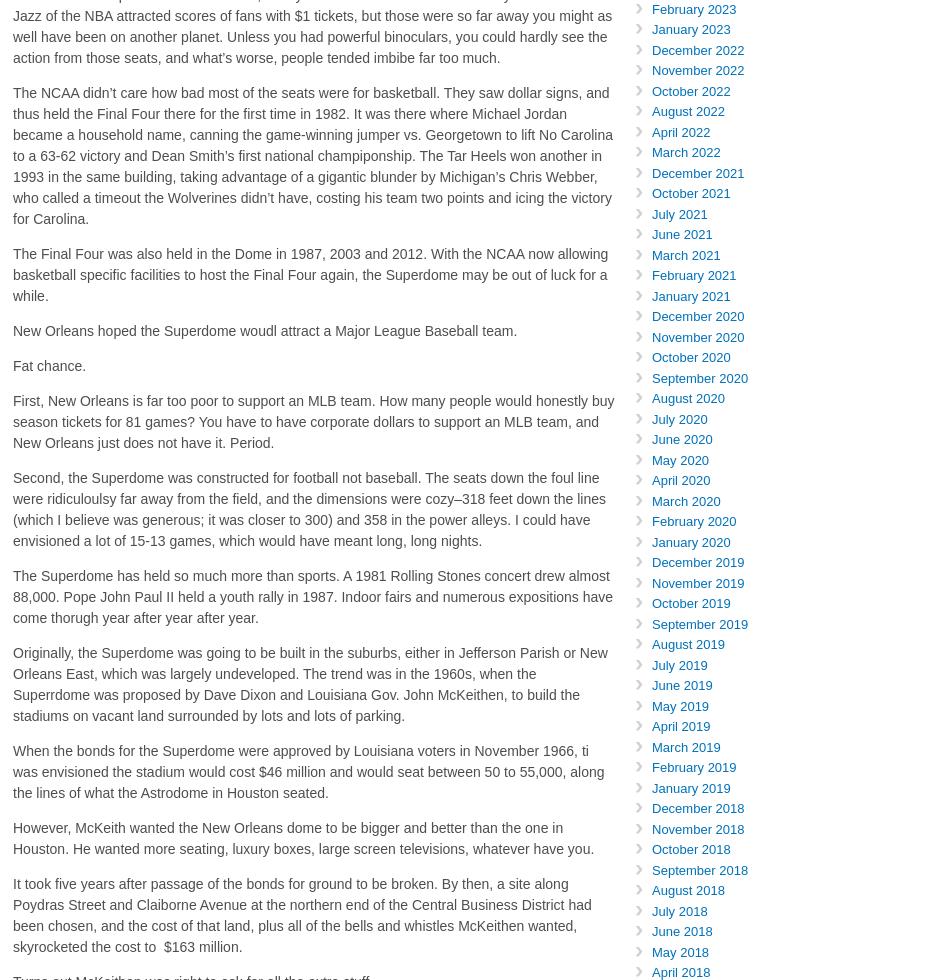 The image size is (940, 980). I want to click on 'However, McKeith wanted the New Orleans dome to be bigger and better than the one in Houston. He wanted more seating, luxury boxes, large screen televisions, whatever have you.', so click(304, 837).